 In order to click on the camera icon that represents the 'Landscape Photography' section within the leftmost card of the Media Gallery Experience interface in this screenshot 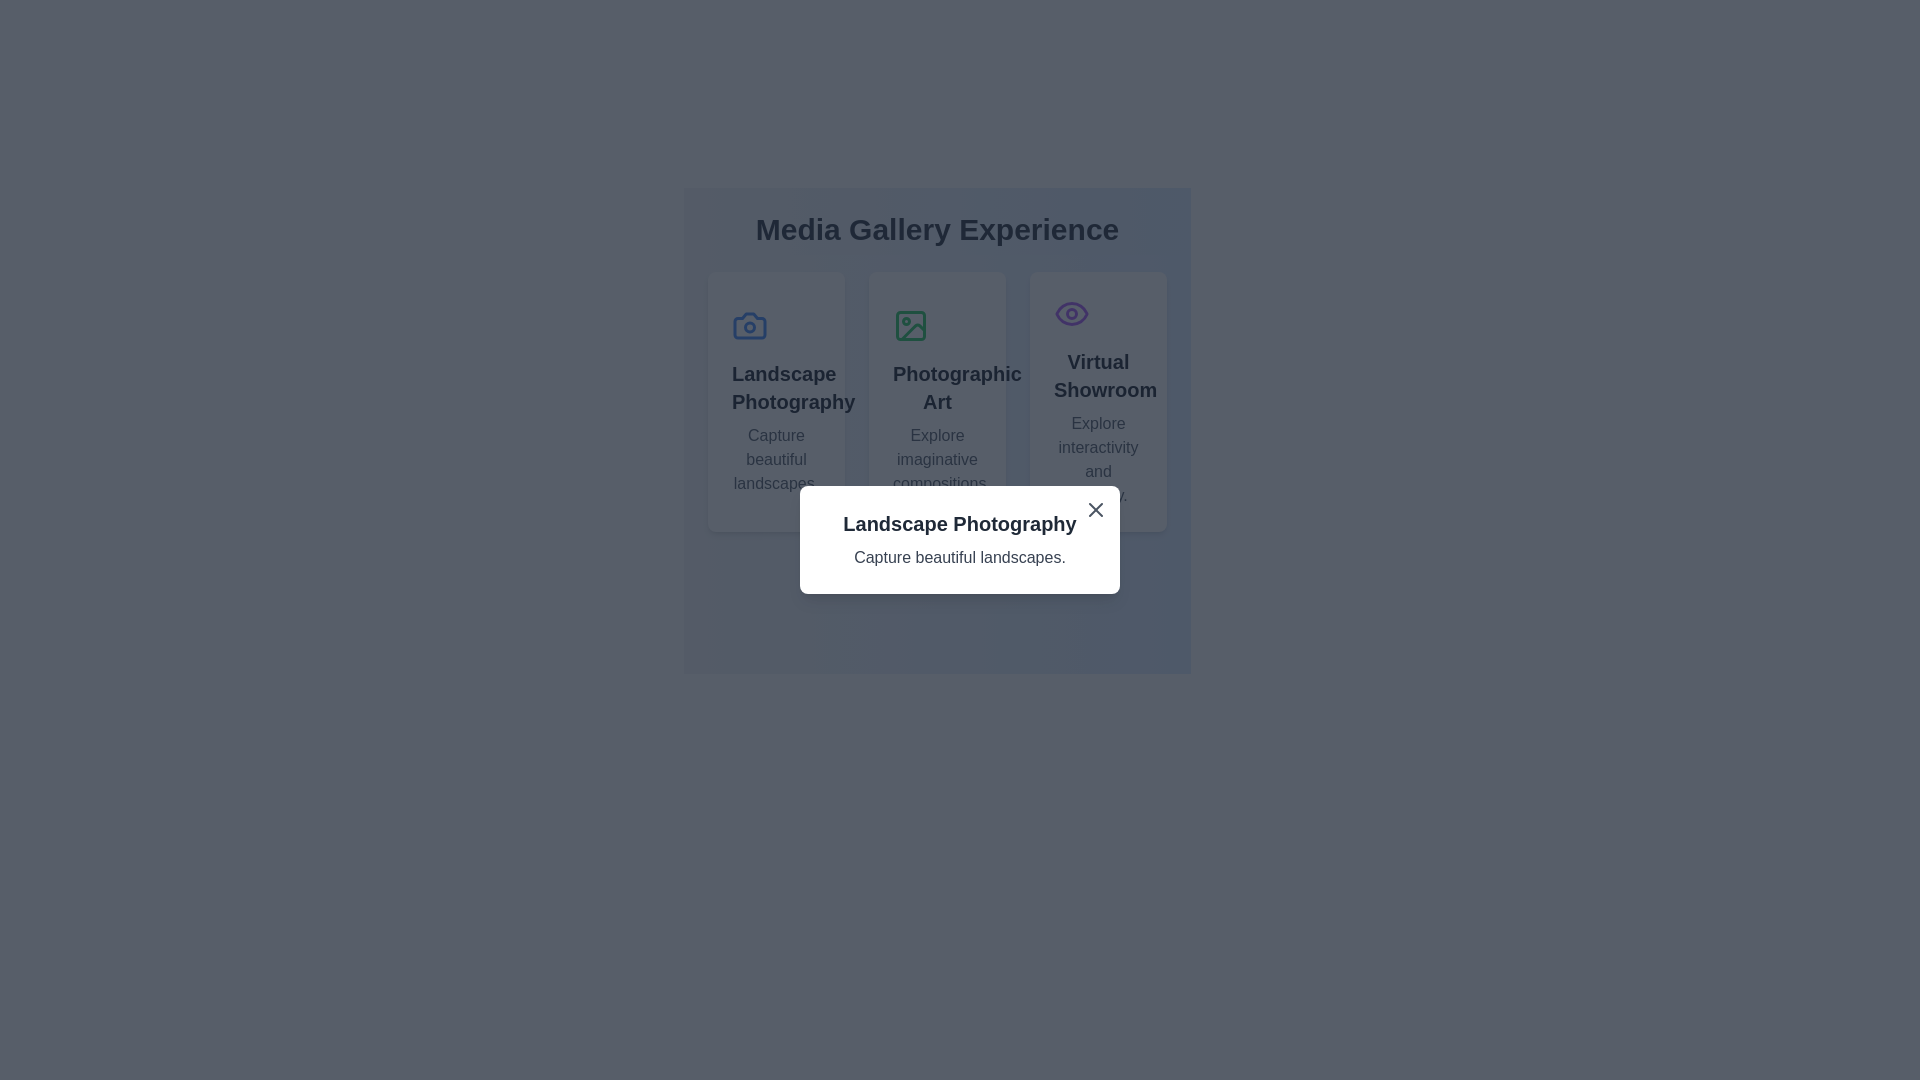, I will do `click(748, 325)`.